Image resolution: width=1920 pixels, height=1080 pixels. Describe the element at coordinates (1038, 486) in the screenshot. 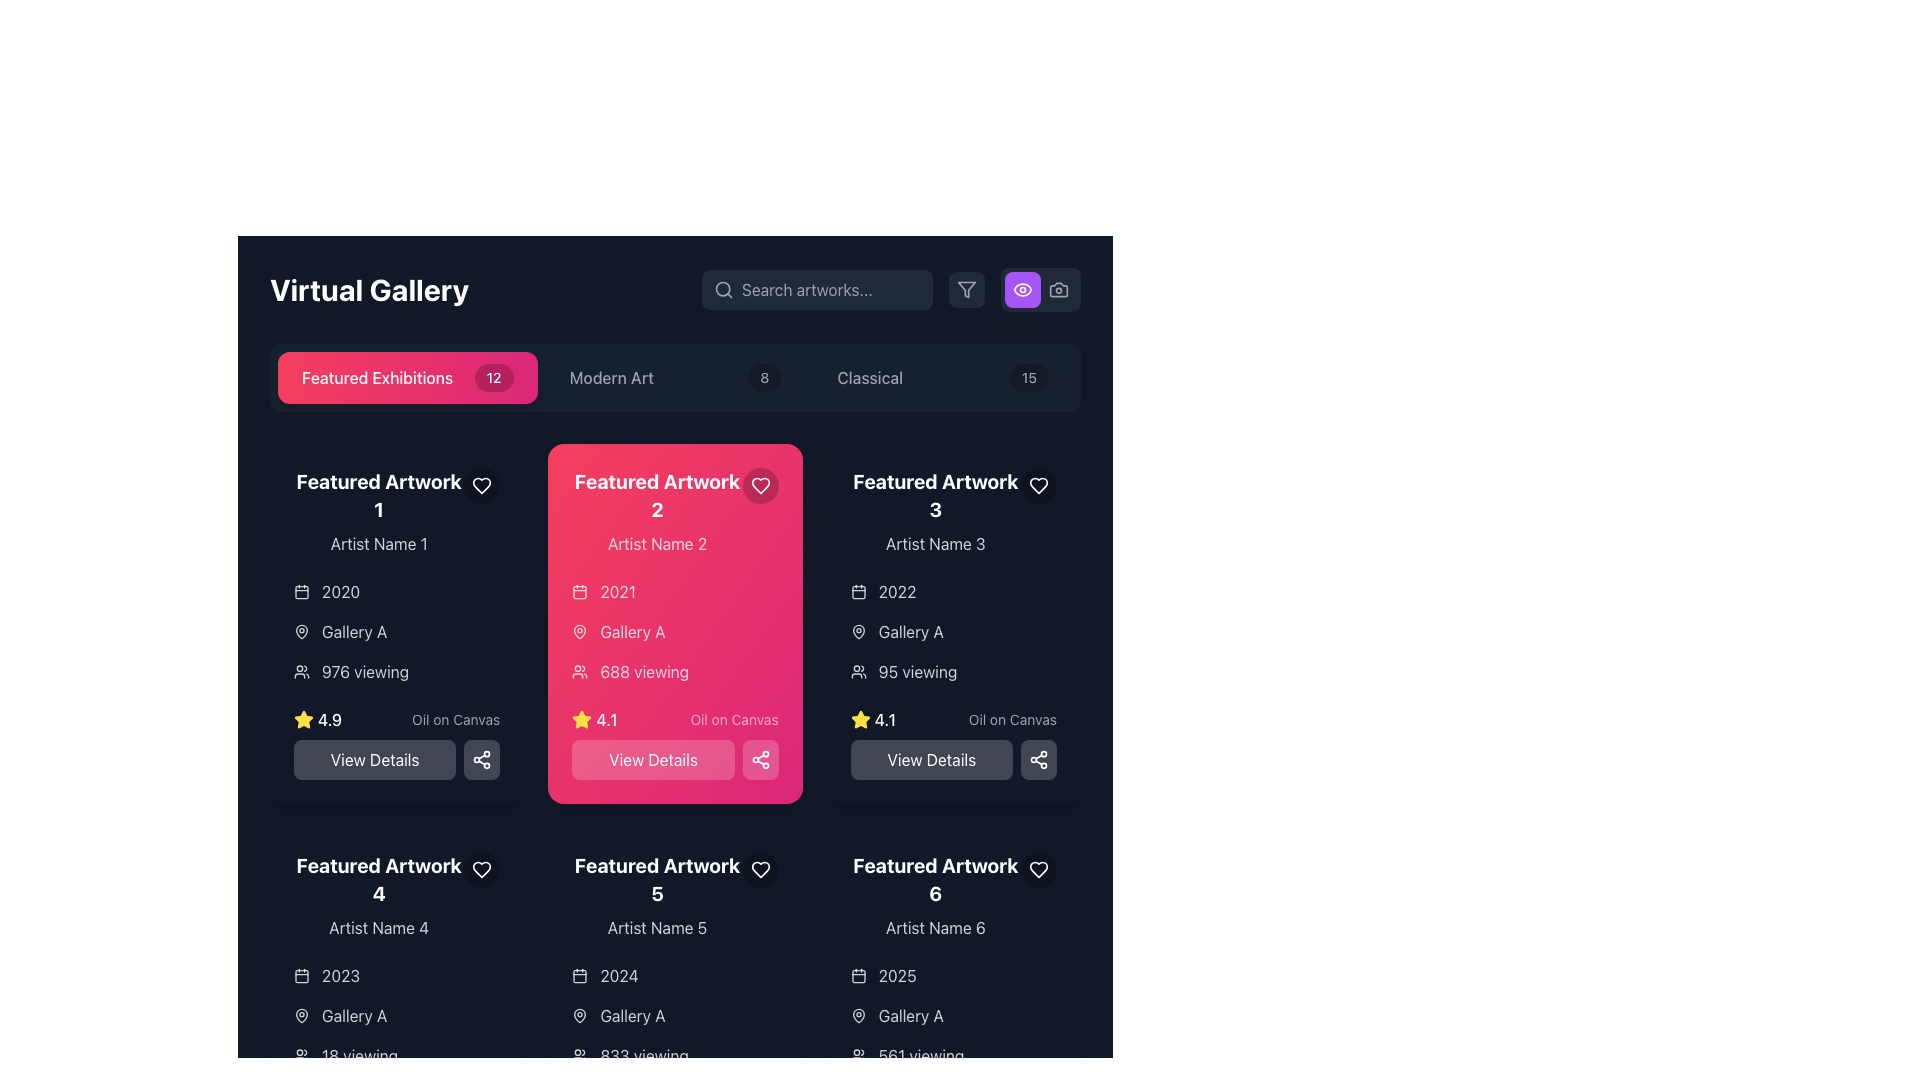

I see `the heart-shaped icon button located at the top-right corner of the 'Featured Artwork 2' card to mark it as a favorite` at that location.